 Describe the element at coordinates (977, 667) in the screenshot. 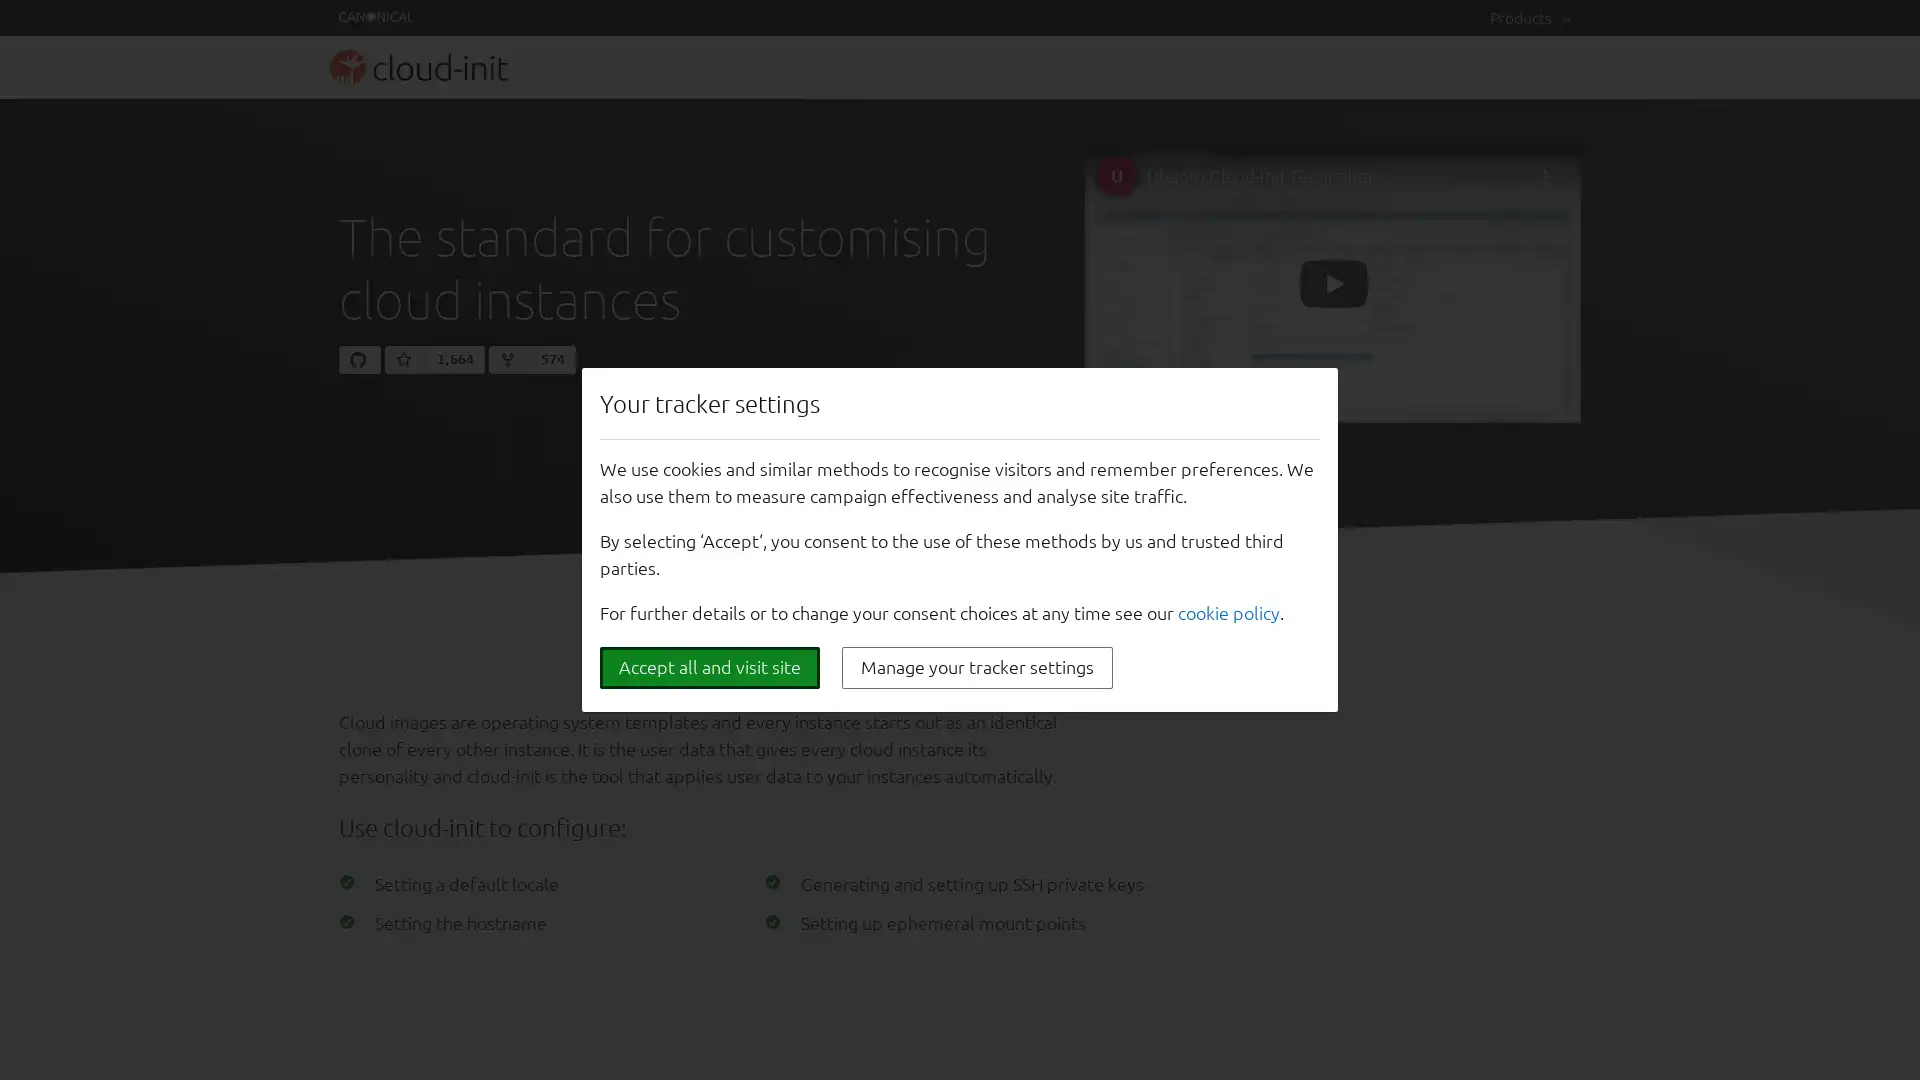

I see `Manage your tracker settings` at that location.